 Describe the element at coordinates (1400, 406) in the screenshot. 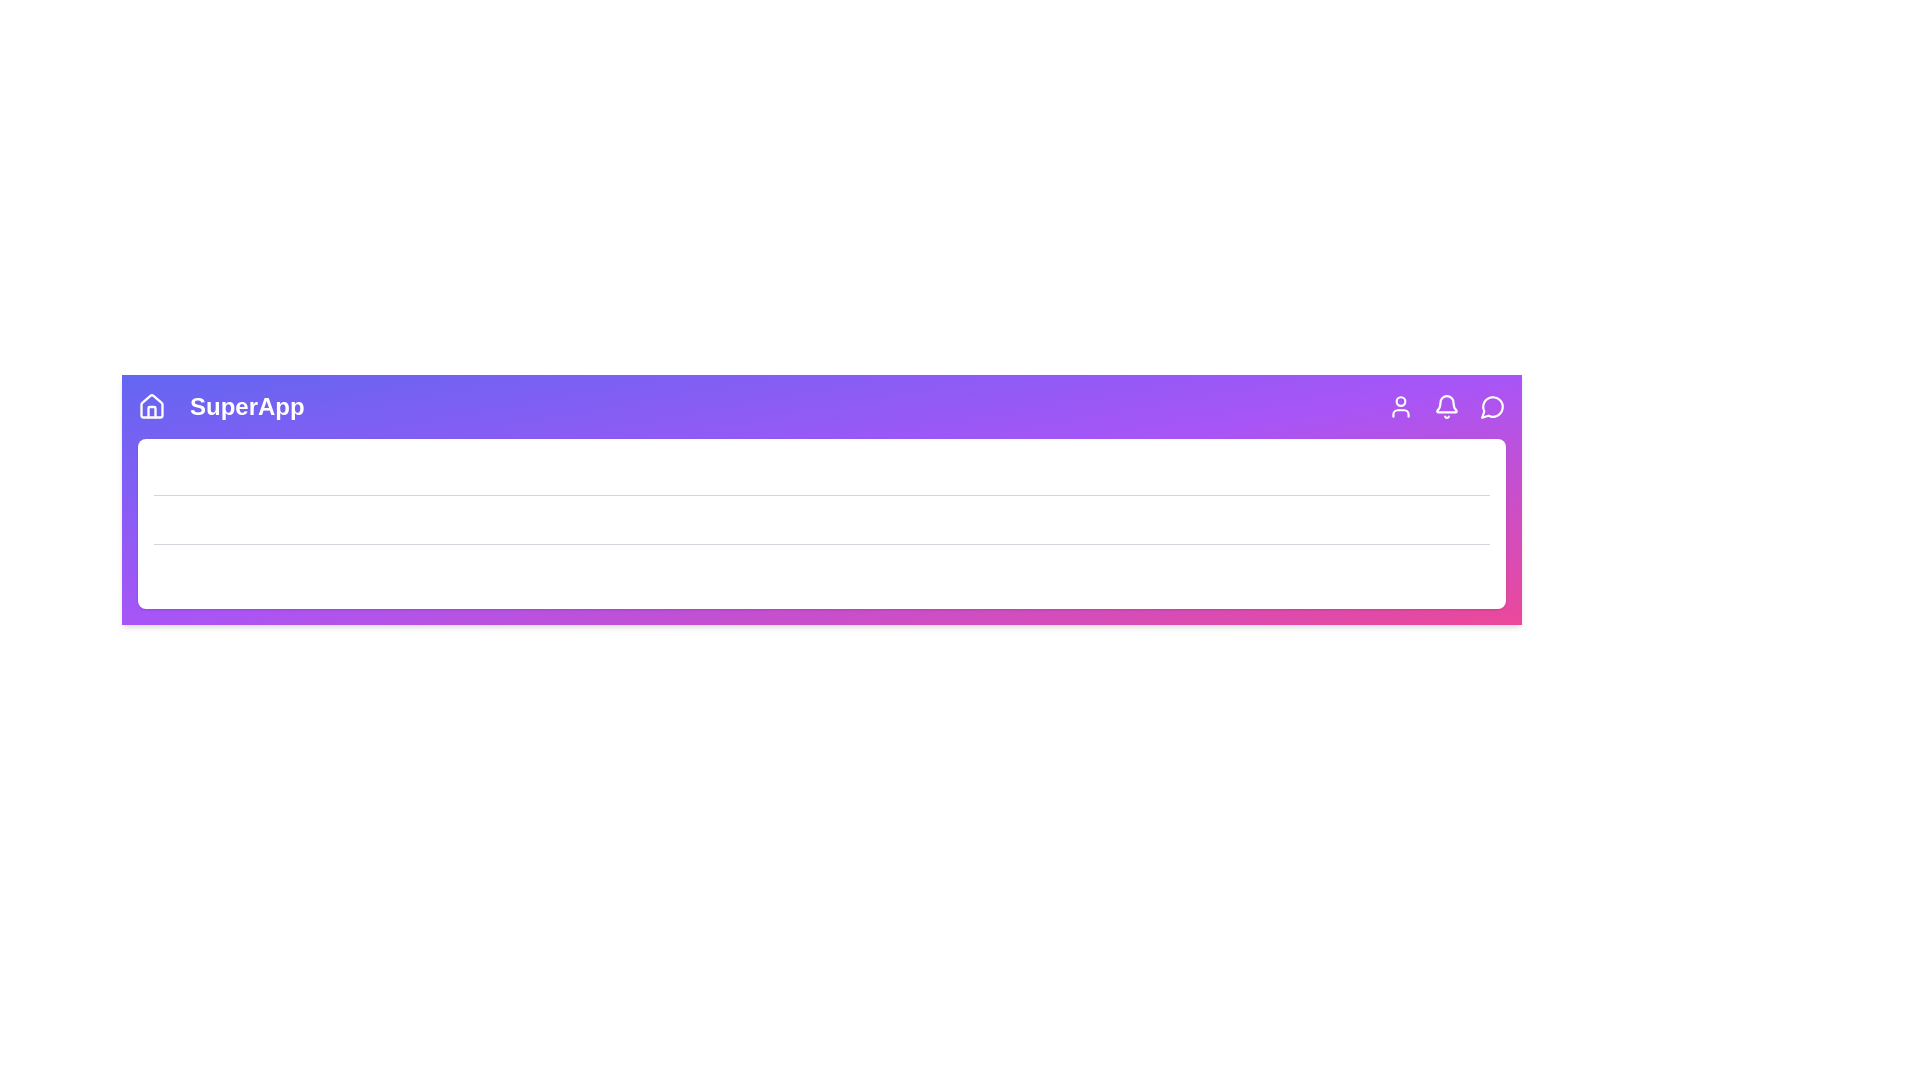

I see `the User icon to see its hover effect` at that location.